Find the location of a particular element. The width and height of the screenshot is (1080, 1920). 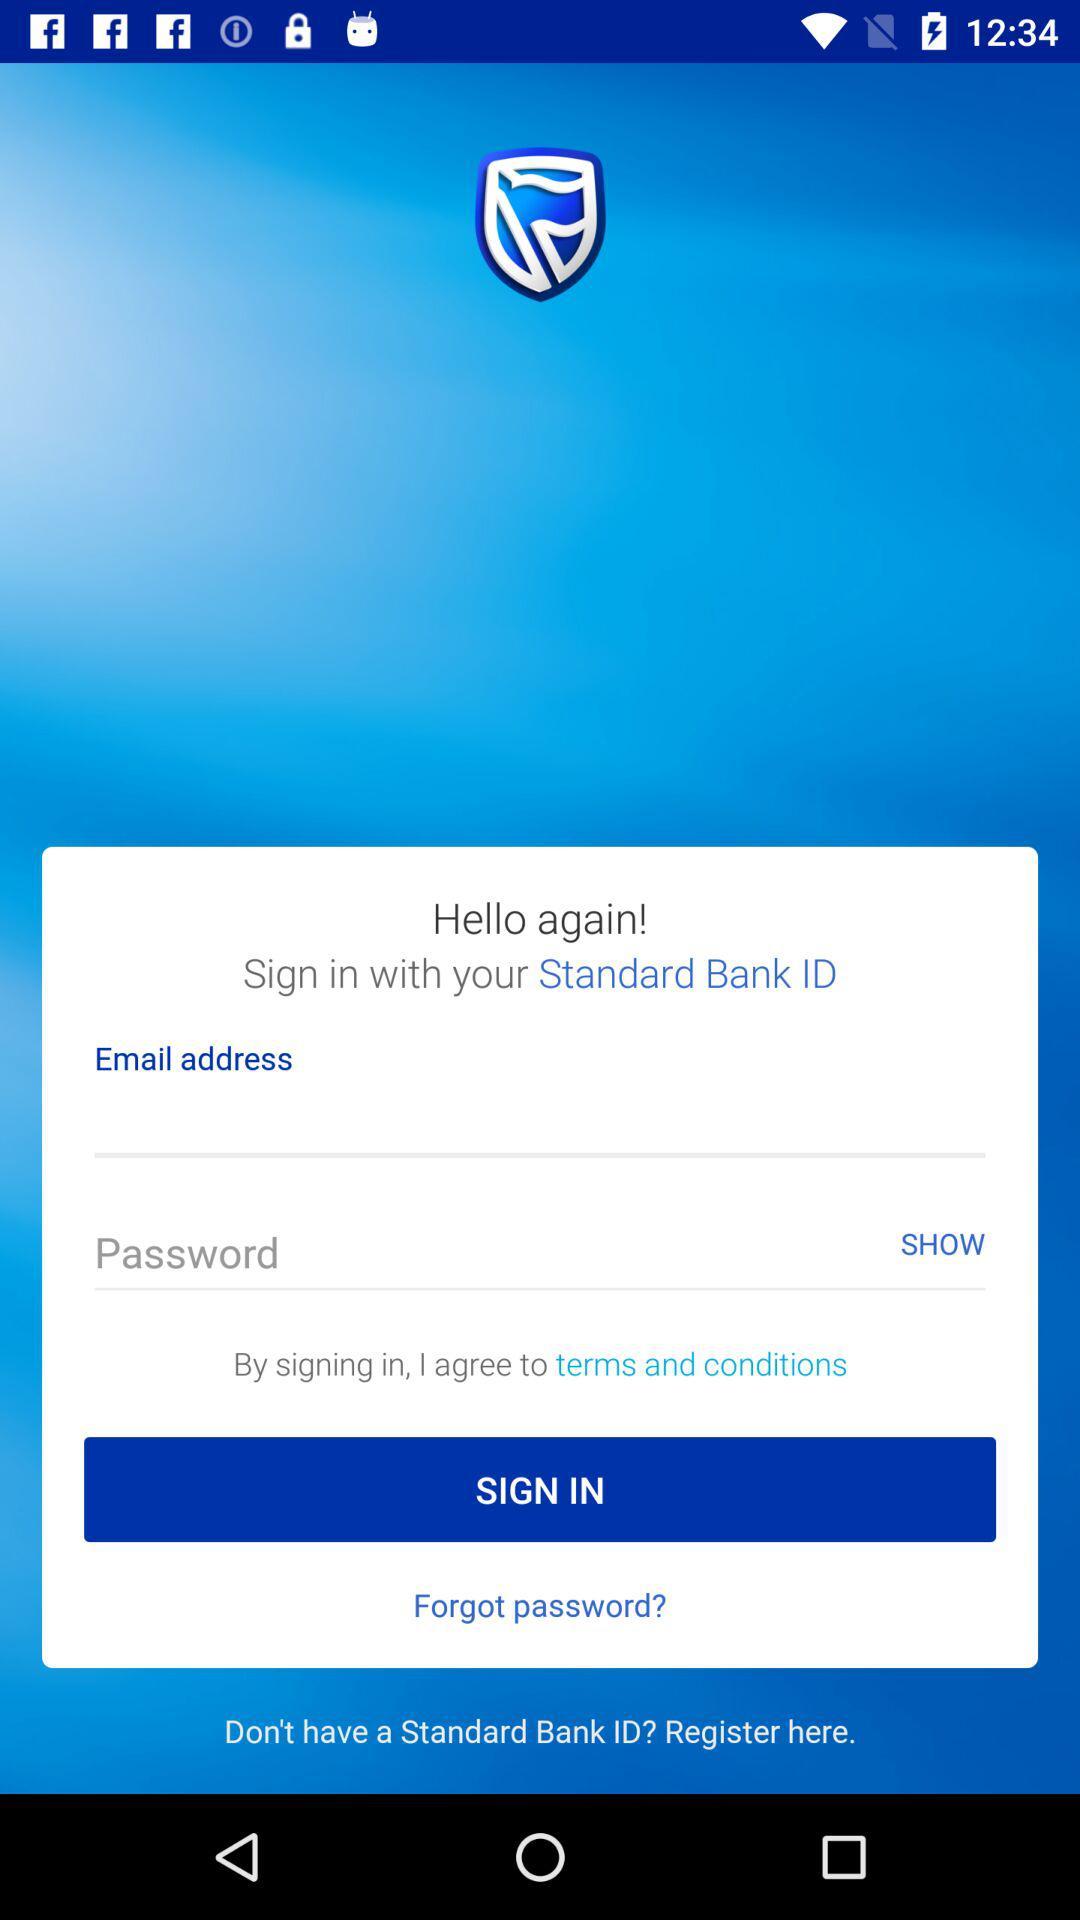

your password is located at coordinates (540, 1256).